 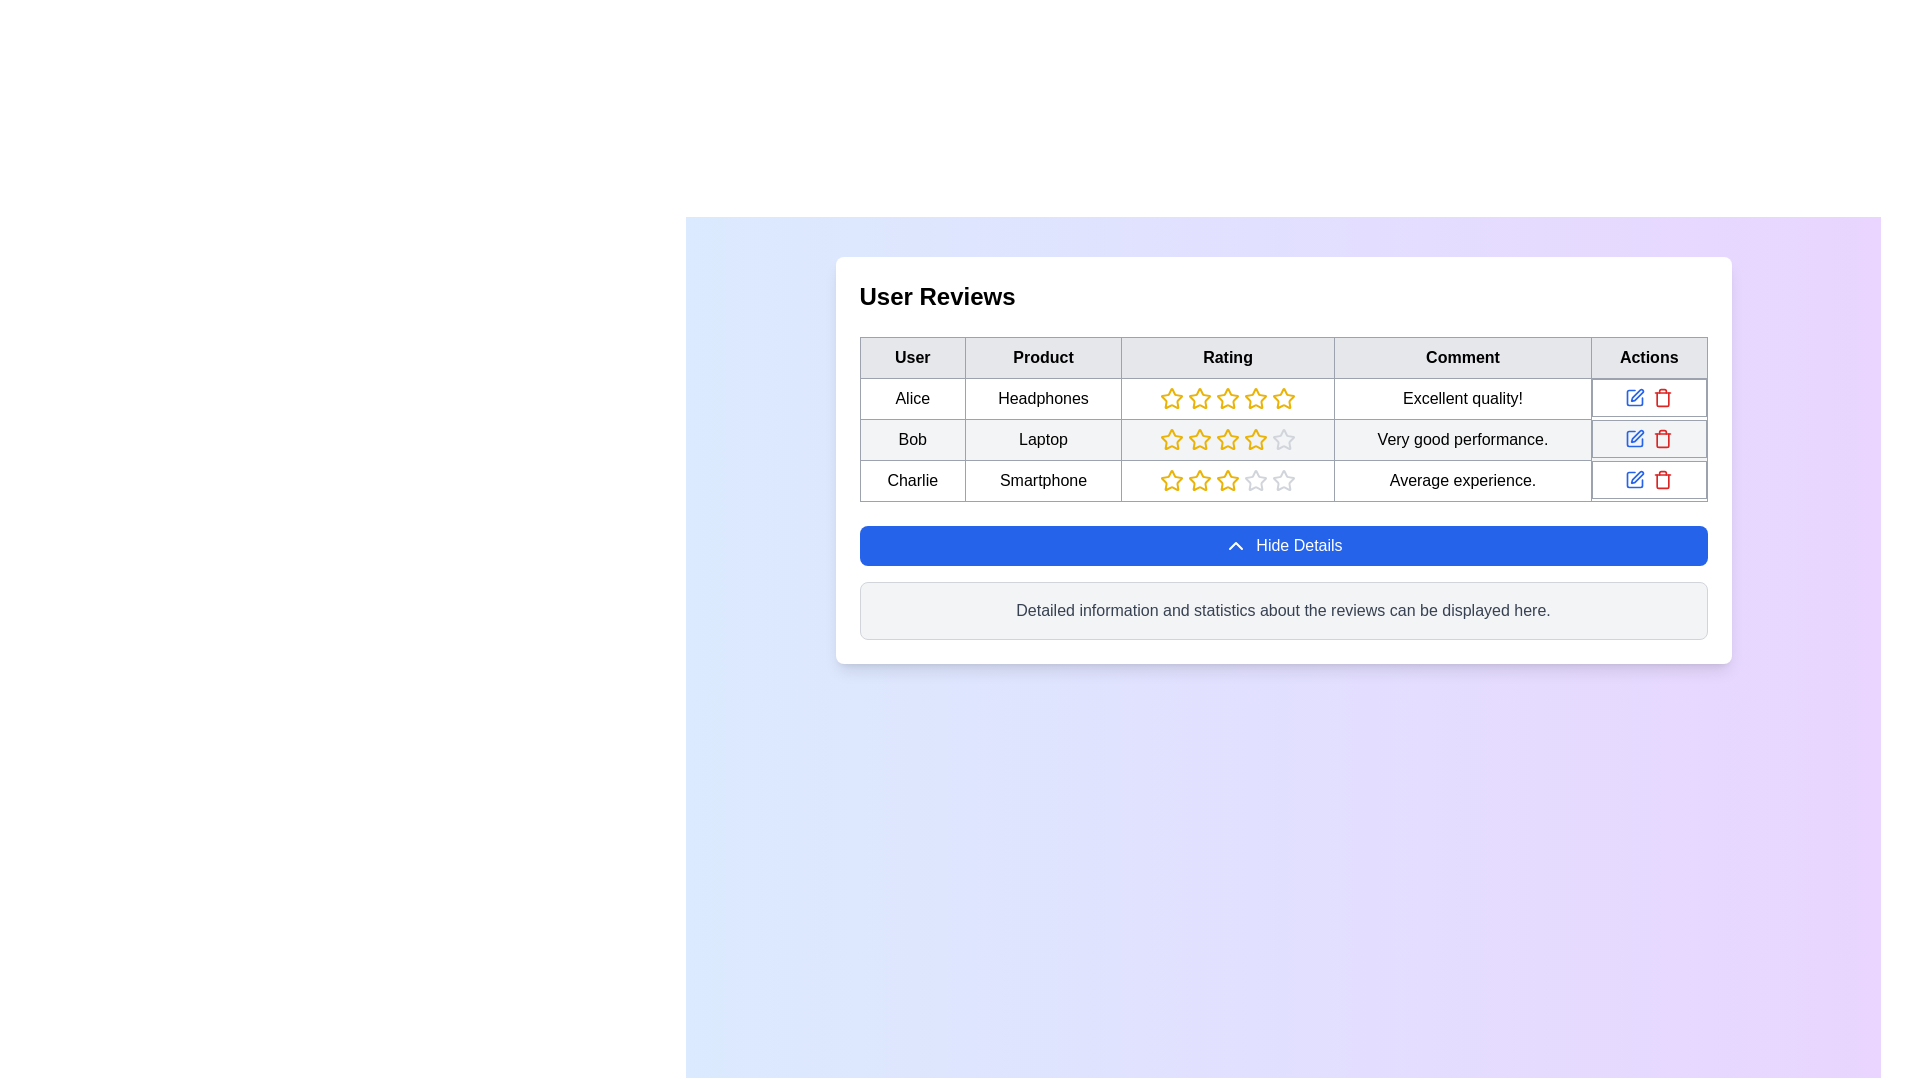 What do you see at coordinates (1635, 479) in the screenshot?
I see `the rectangular icon with rounded corners located in the 'Actions' column for Charlie in the review table` at bounding box center [1635, 479].